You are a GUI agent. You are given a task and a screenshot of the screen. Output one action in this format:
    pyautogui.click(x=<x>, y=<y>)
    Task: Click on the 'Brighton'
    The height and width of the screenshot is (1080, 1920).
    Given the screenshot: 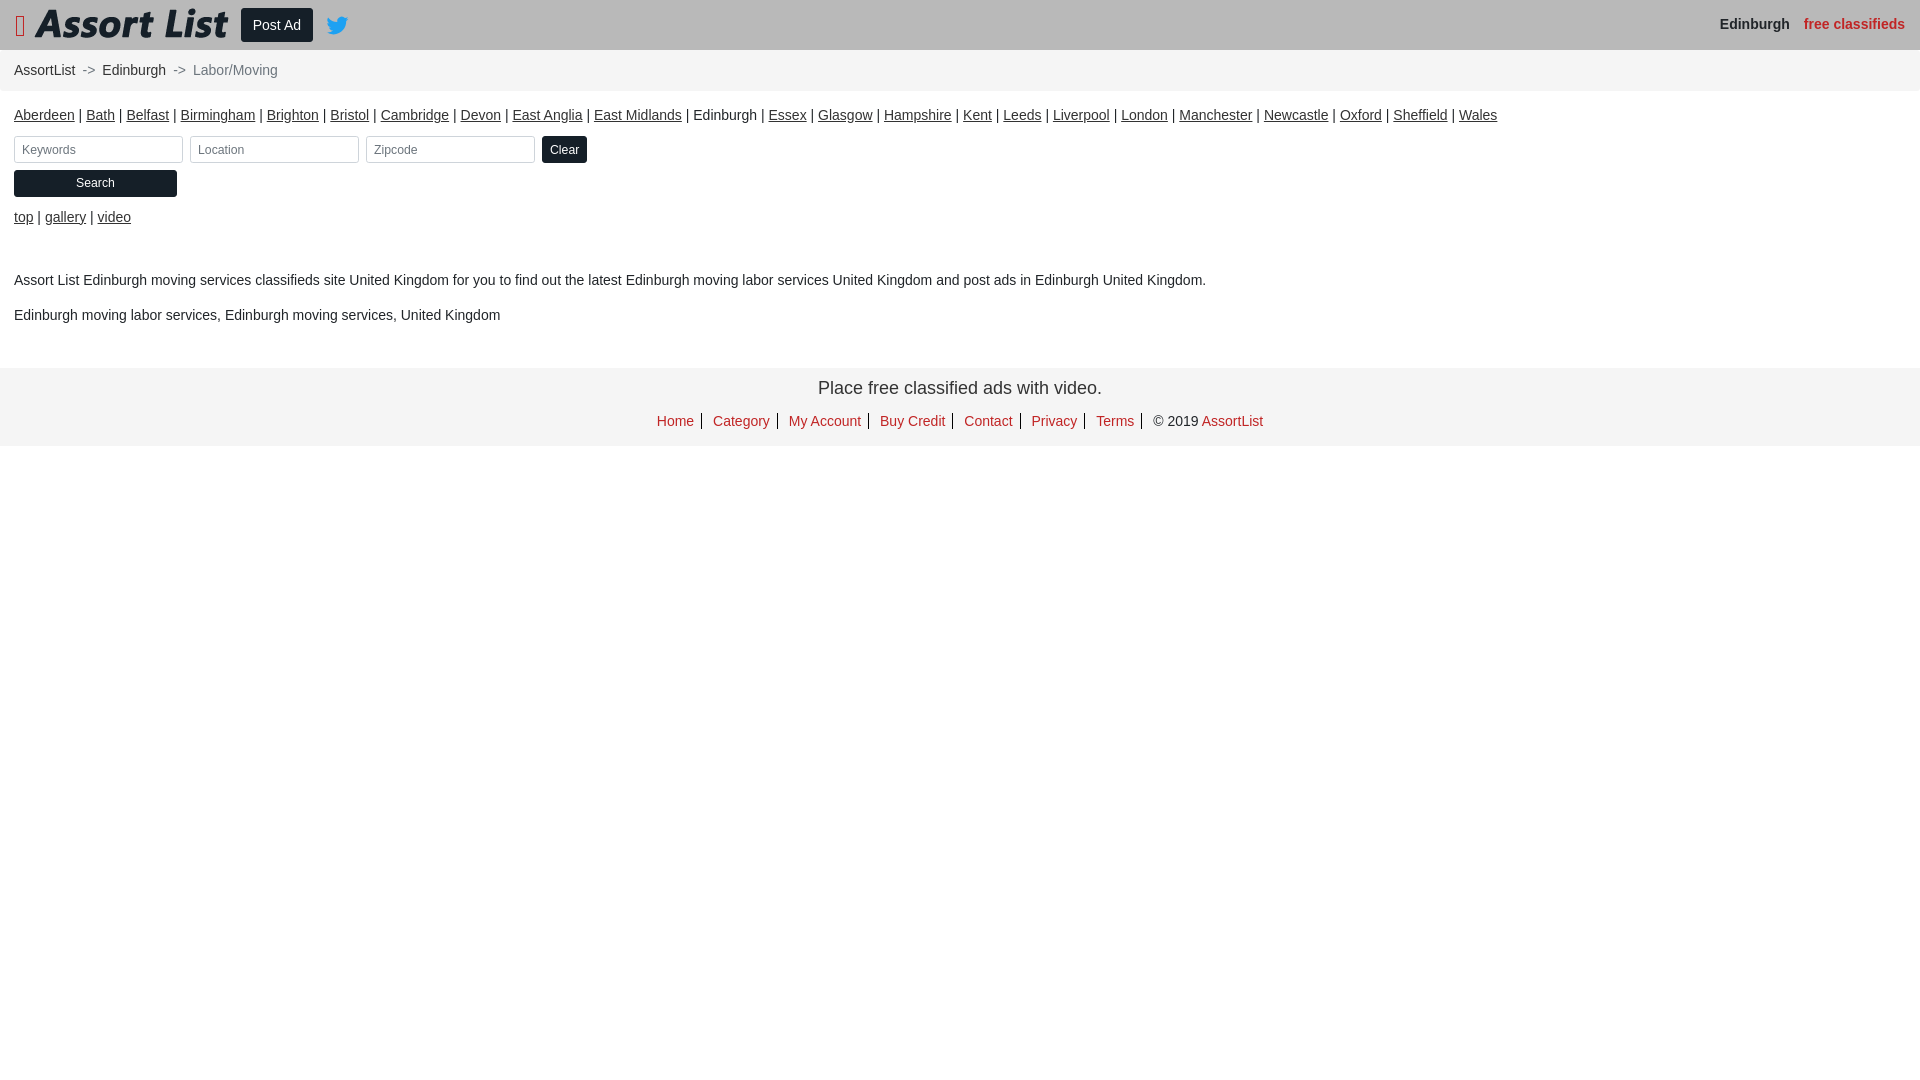 What is the action you would take?
    pyautogui.click(x=266, y=115)
    